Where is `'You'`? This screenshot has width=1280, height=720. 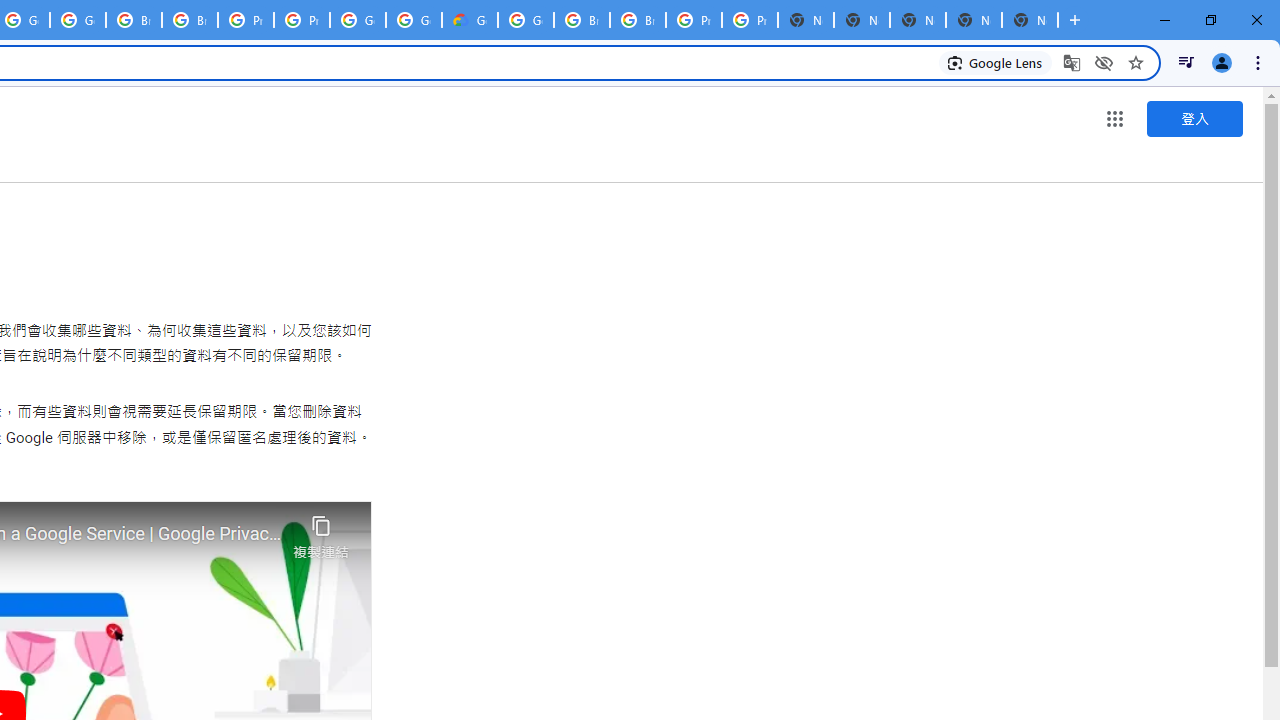 'You' is located at coordinates (1220, 61).